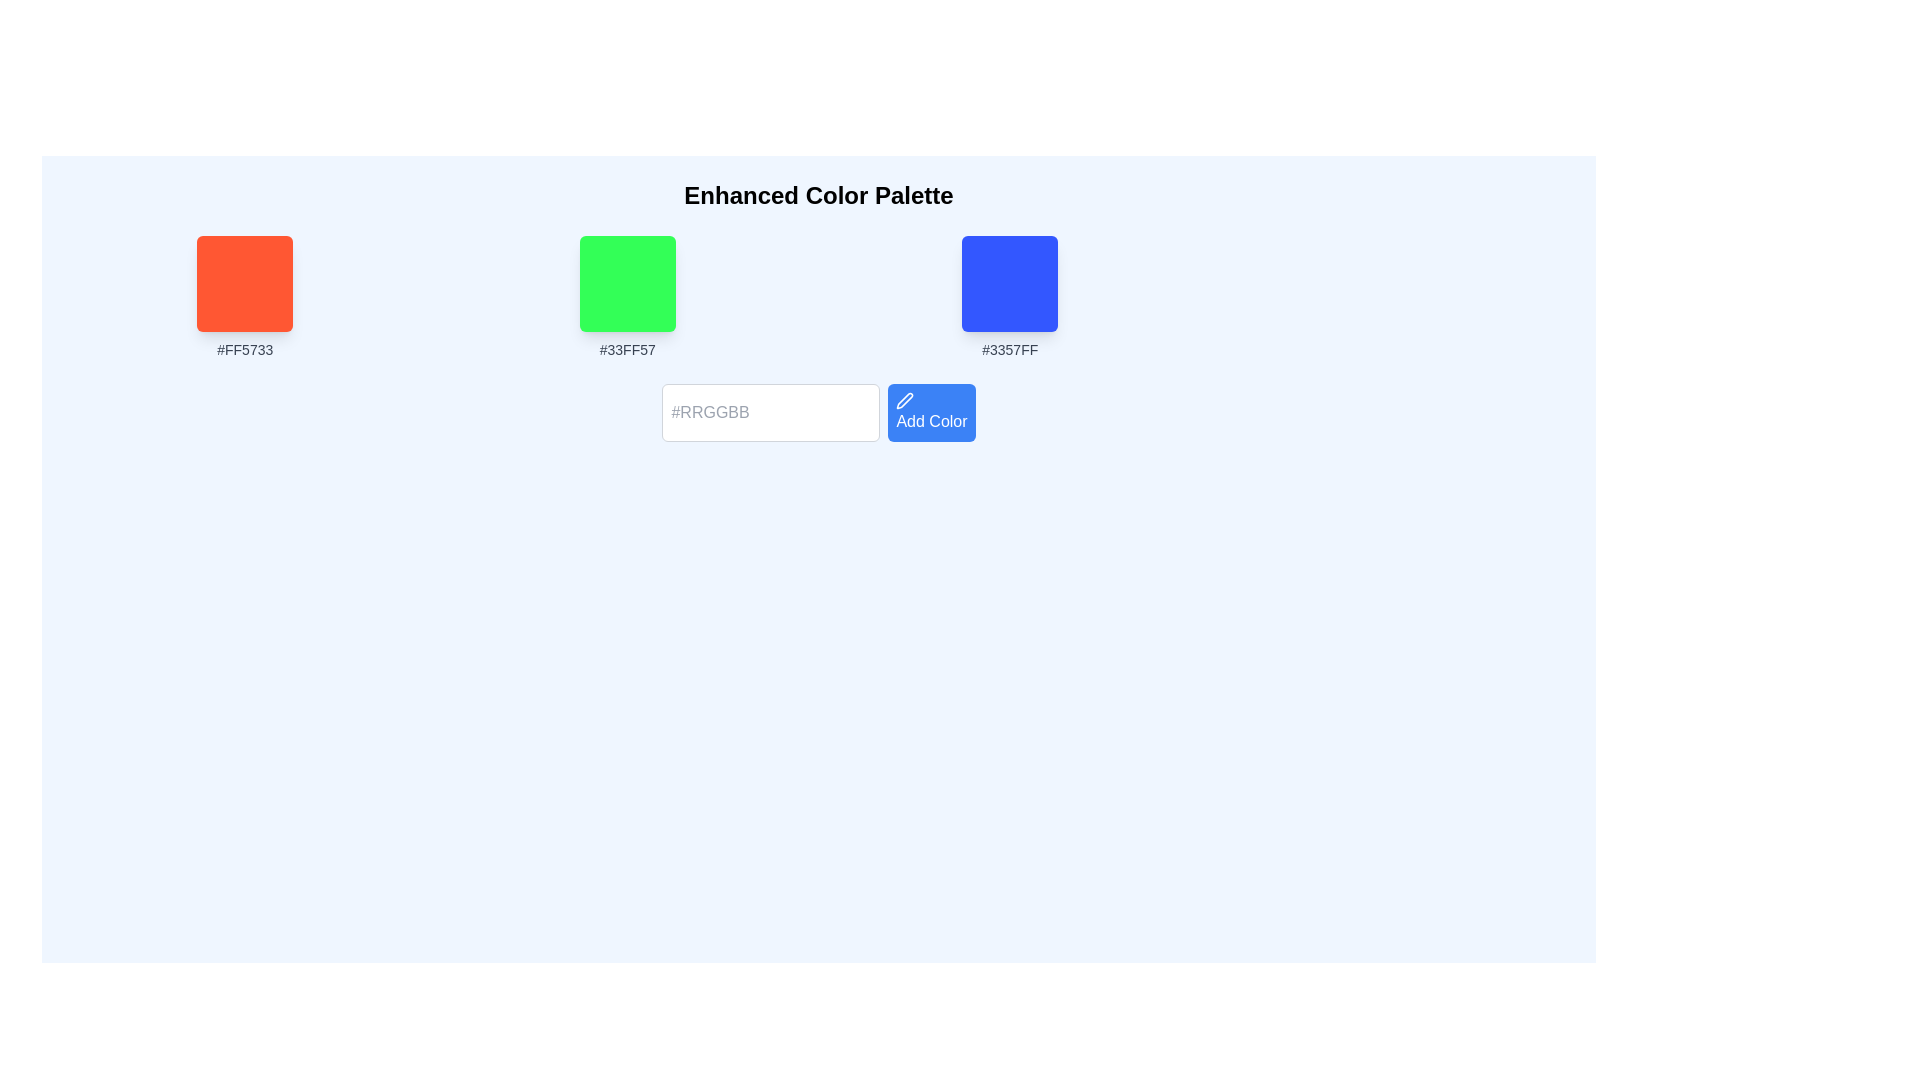  What do you see at coordinates (904, 401) in the screenshot?
I see `the pen icon within the blue 'Add Color' button as a visual cue` at bounding box center [904, 401].